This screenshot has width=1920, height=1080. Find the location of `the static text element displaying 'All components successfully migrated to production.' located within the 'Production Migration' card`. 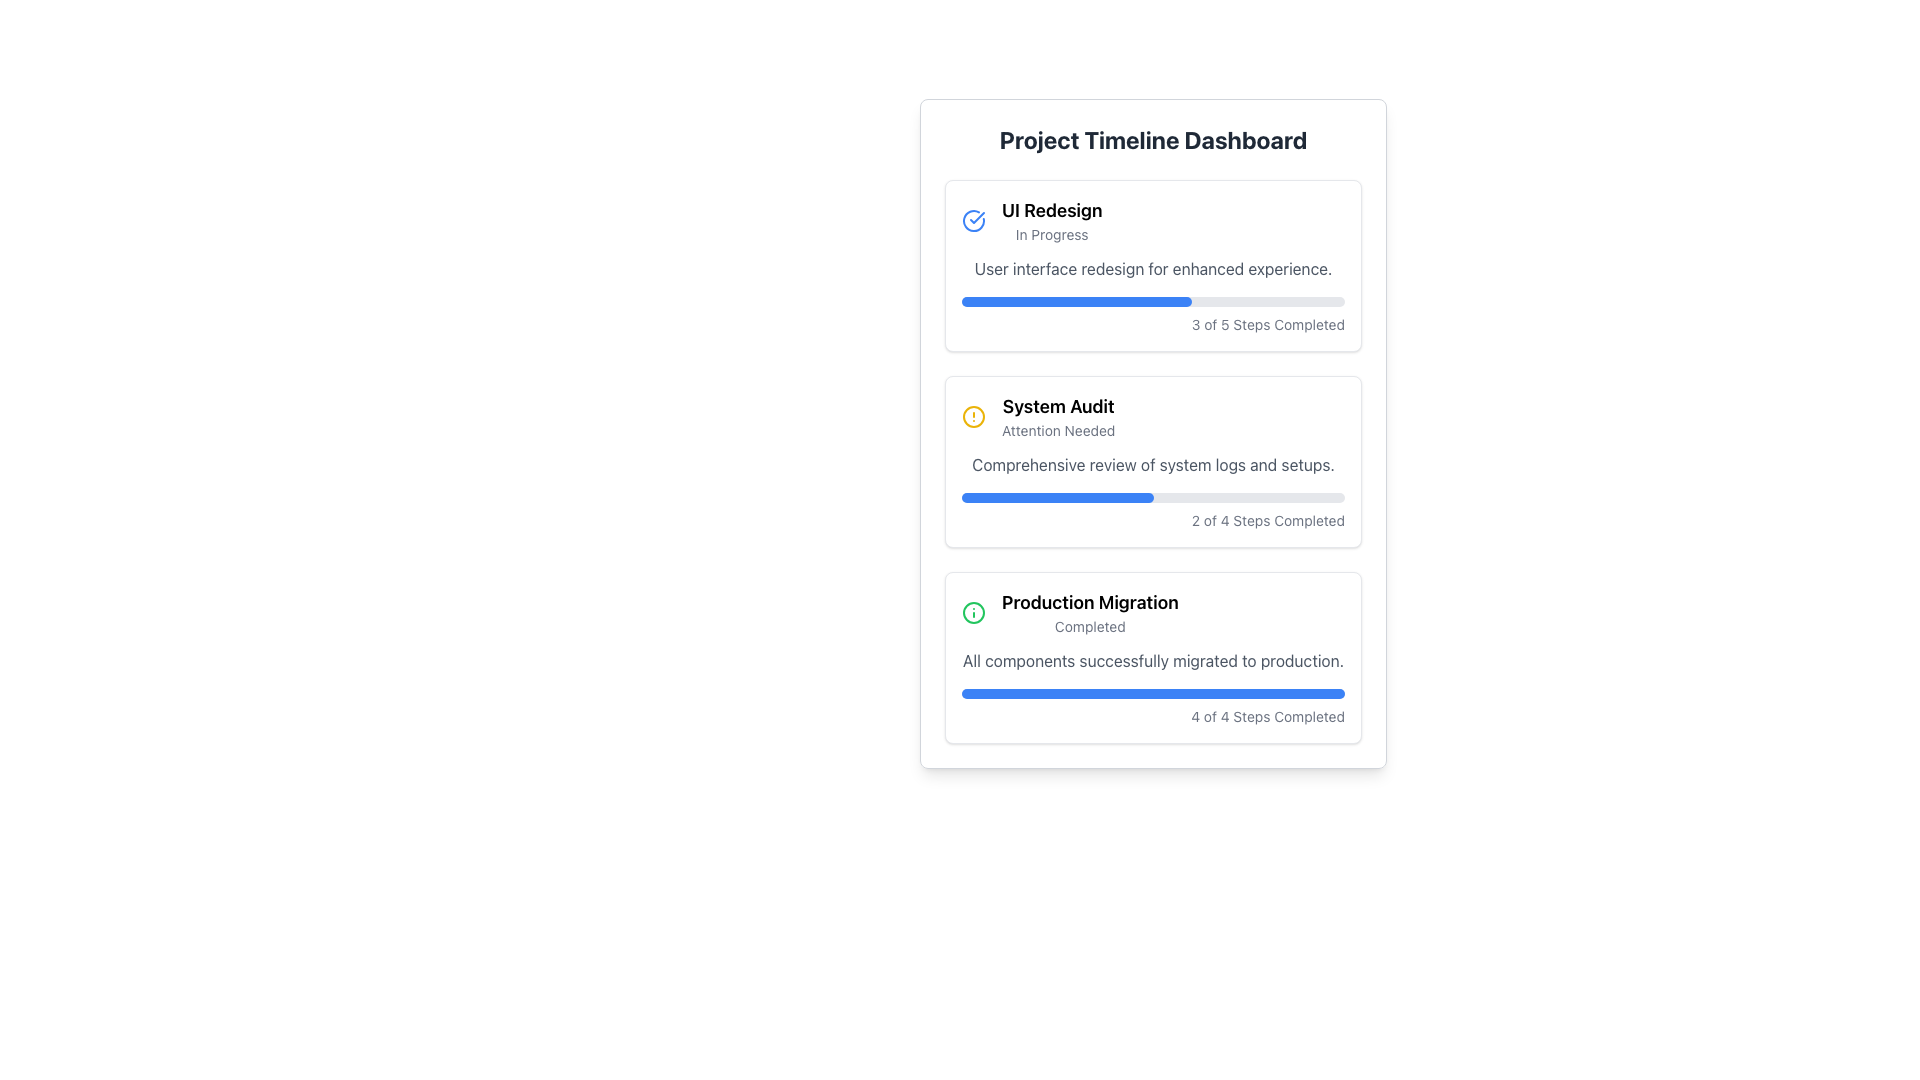

the static text element displaying 'All components successfully migrated to production.' located within the 'Production Migration' card is located at coordinates (1153, 660).